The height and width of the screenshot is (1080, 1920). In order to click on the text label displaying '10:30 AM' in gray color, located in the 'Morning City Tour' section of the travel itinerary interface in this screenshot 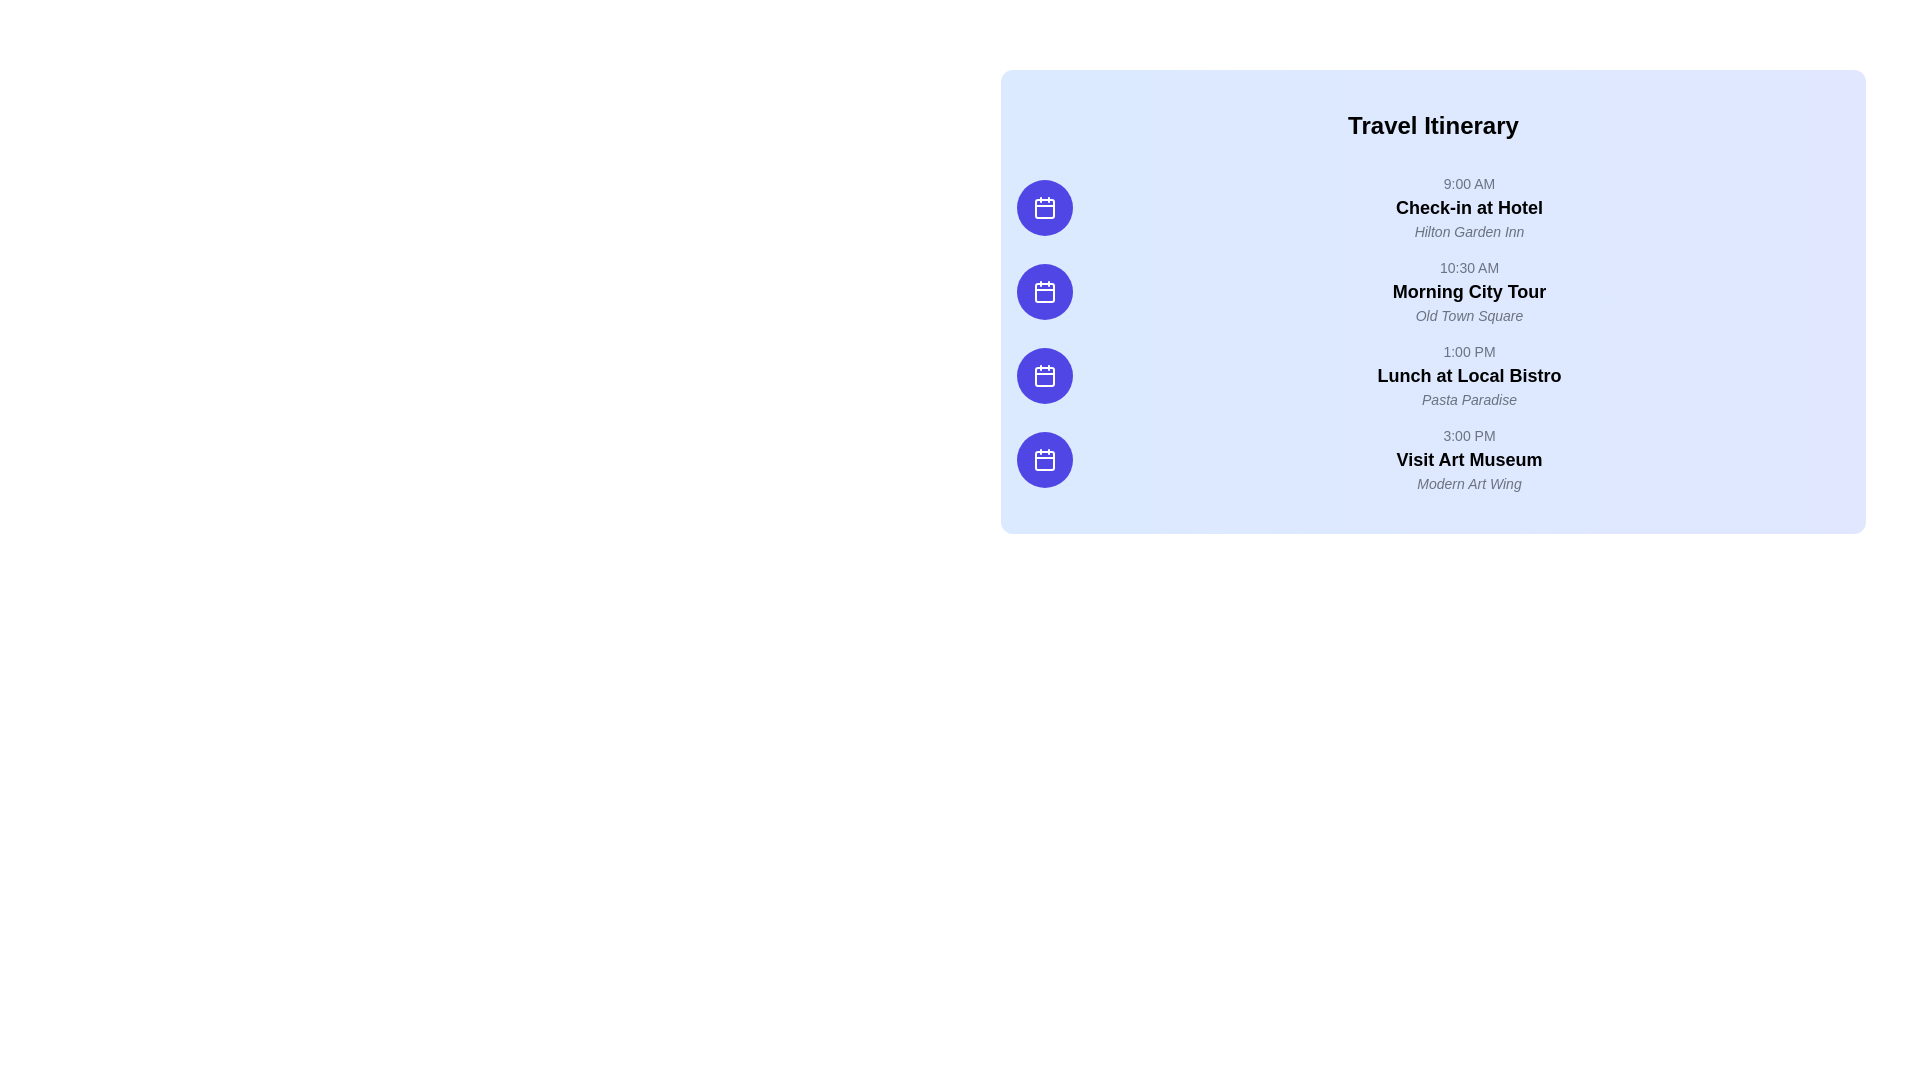, I will do `click(1469, 266)`.